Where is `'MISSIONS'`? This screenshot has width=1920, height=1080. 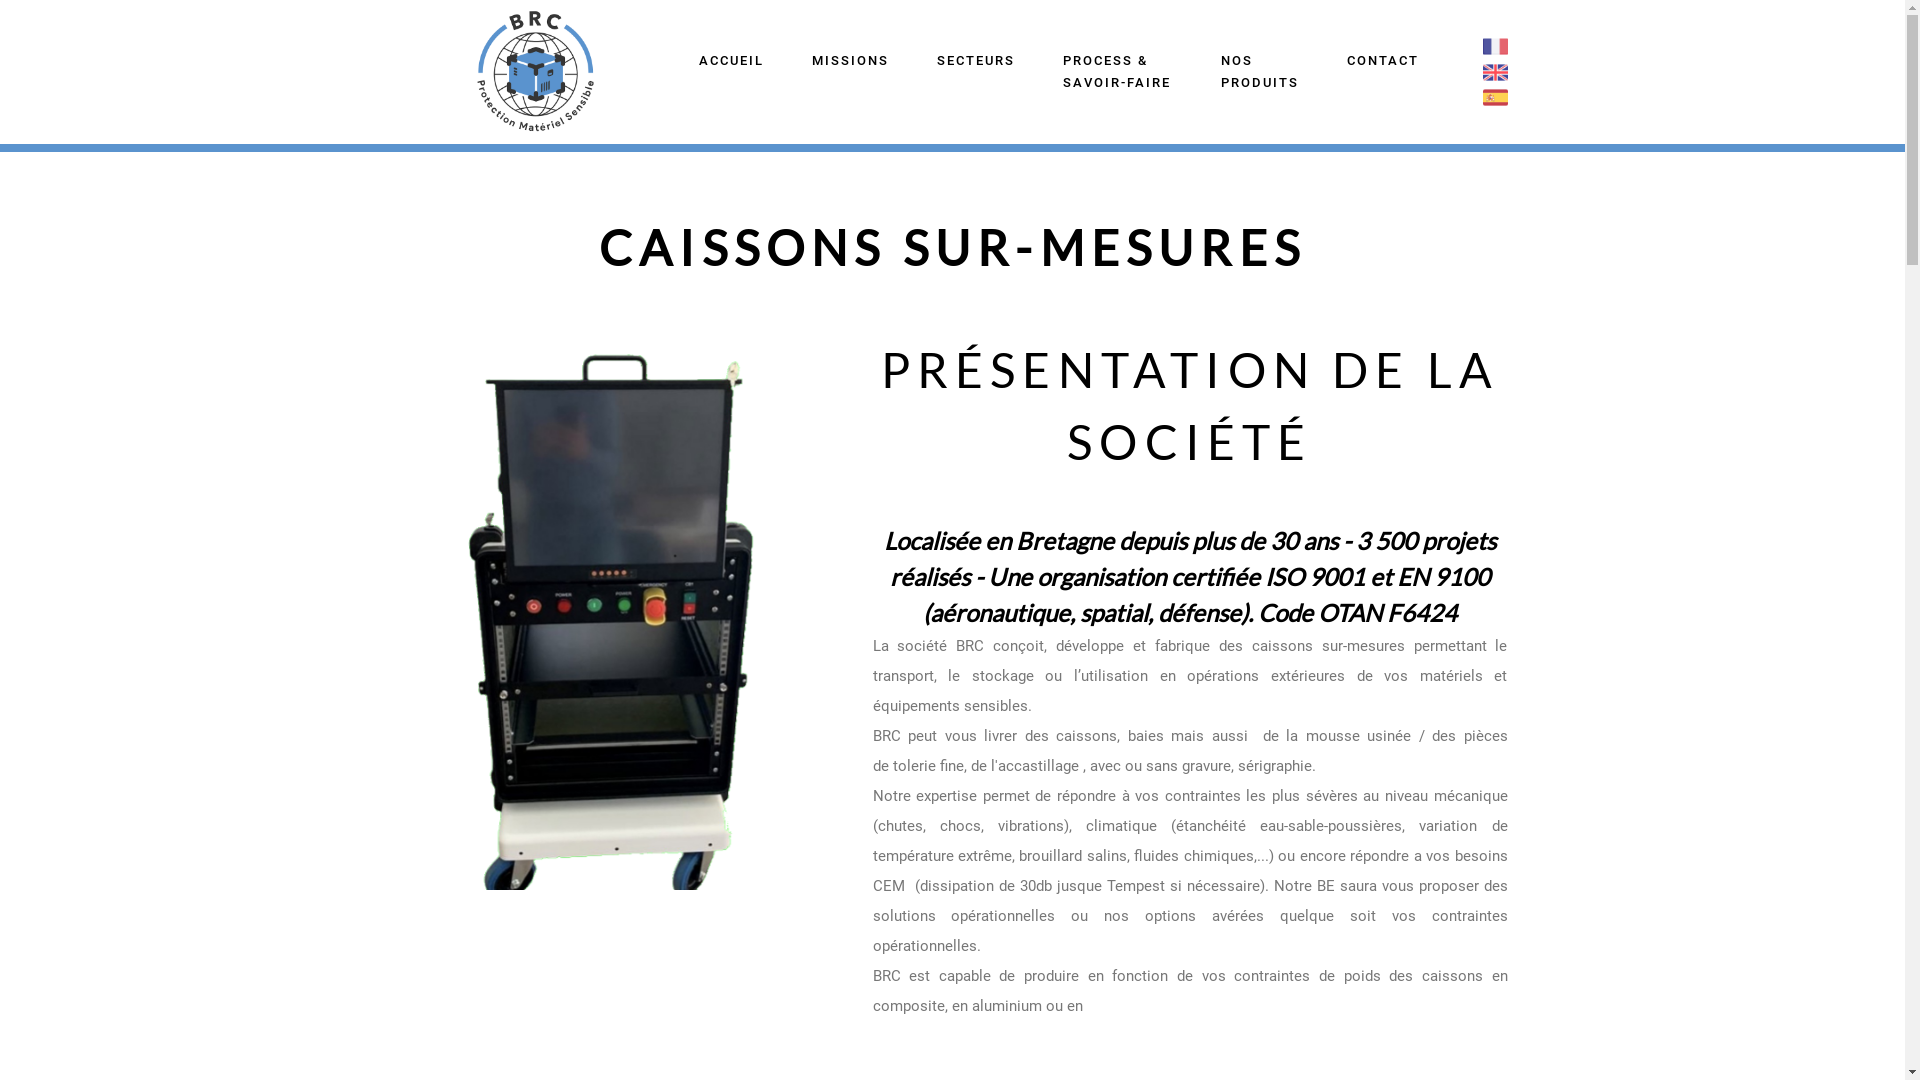 'MISSIONS' is located at coordinates (804, 60).